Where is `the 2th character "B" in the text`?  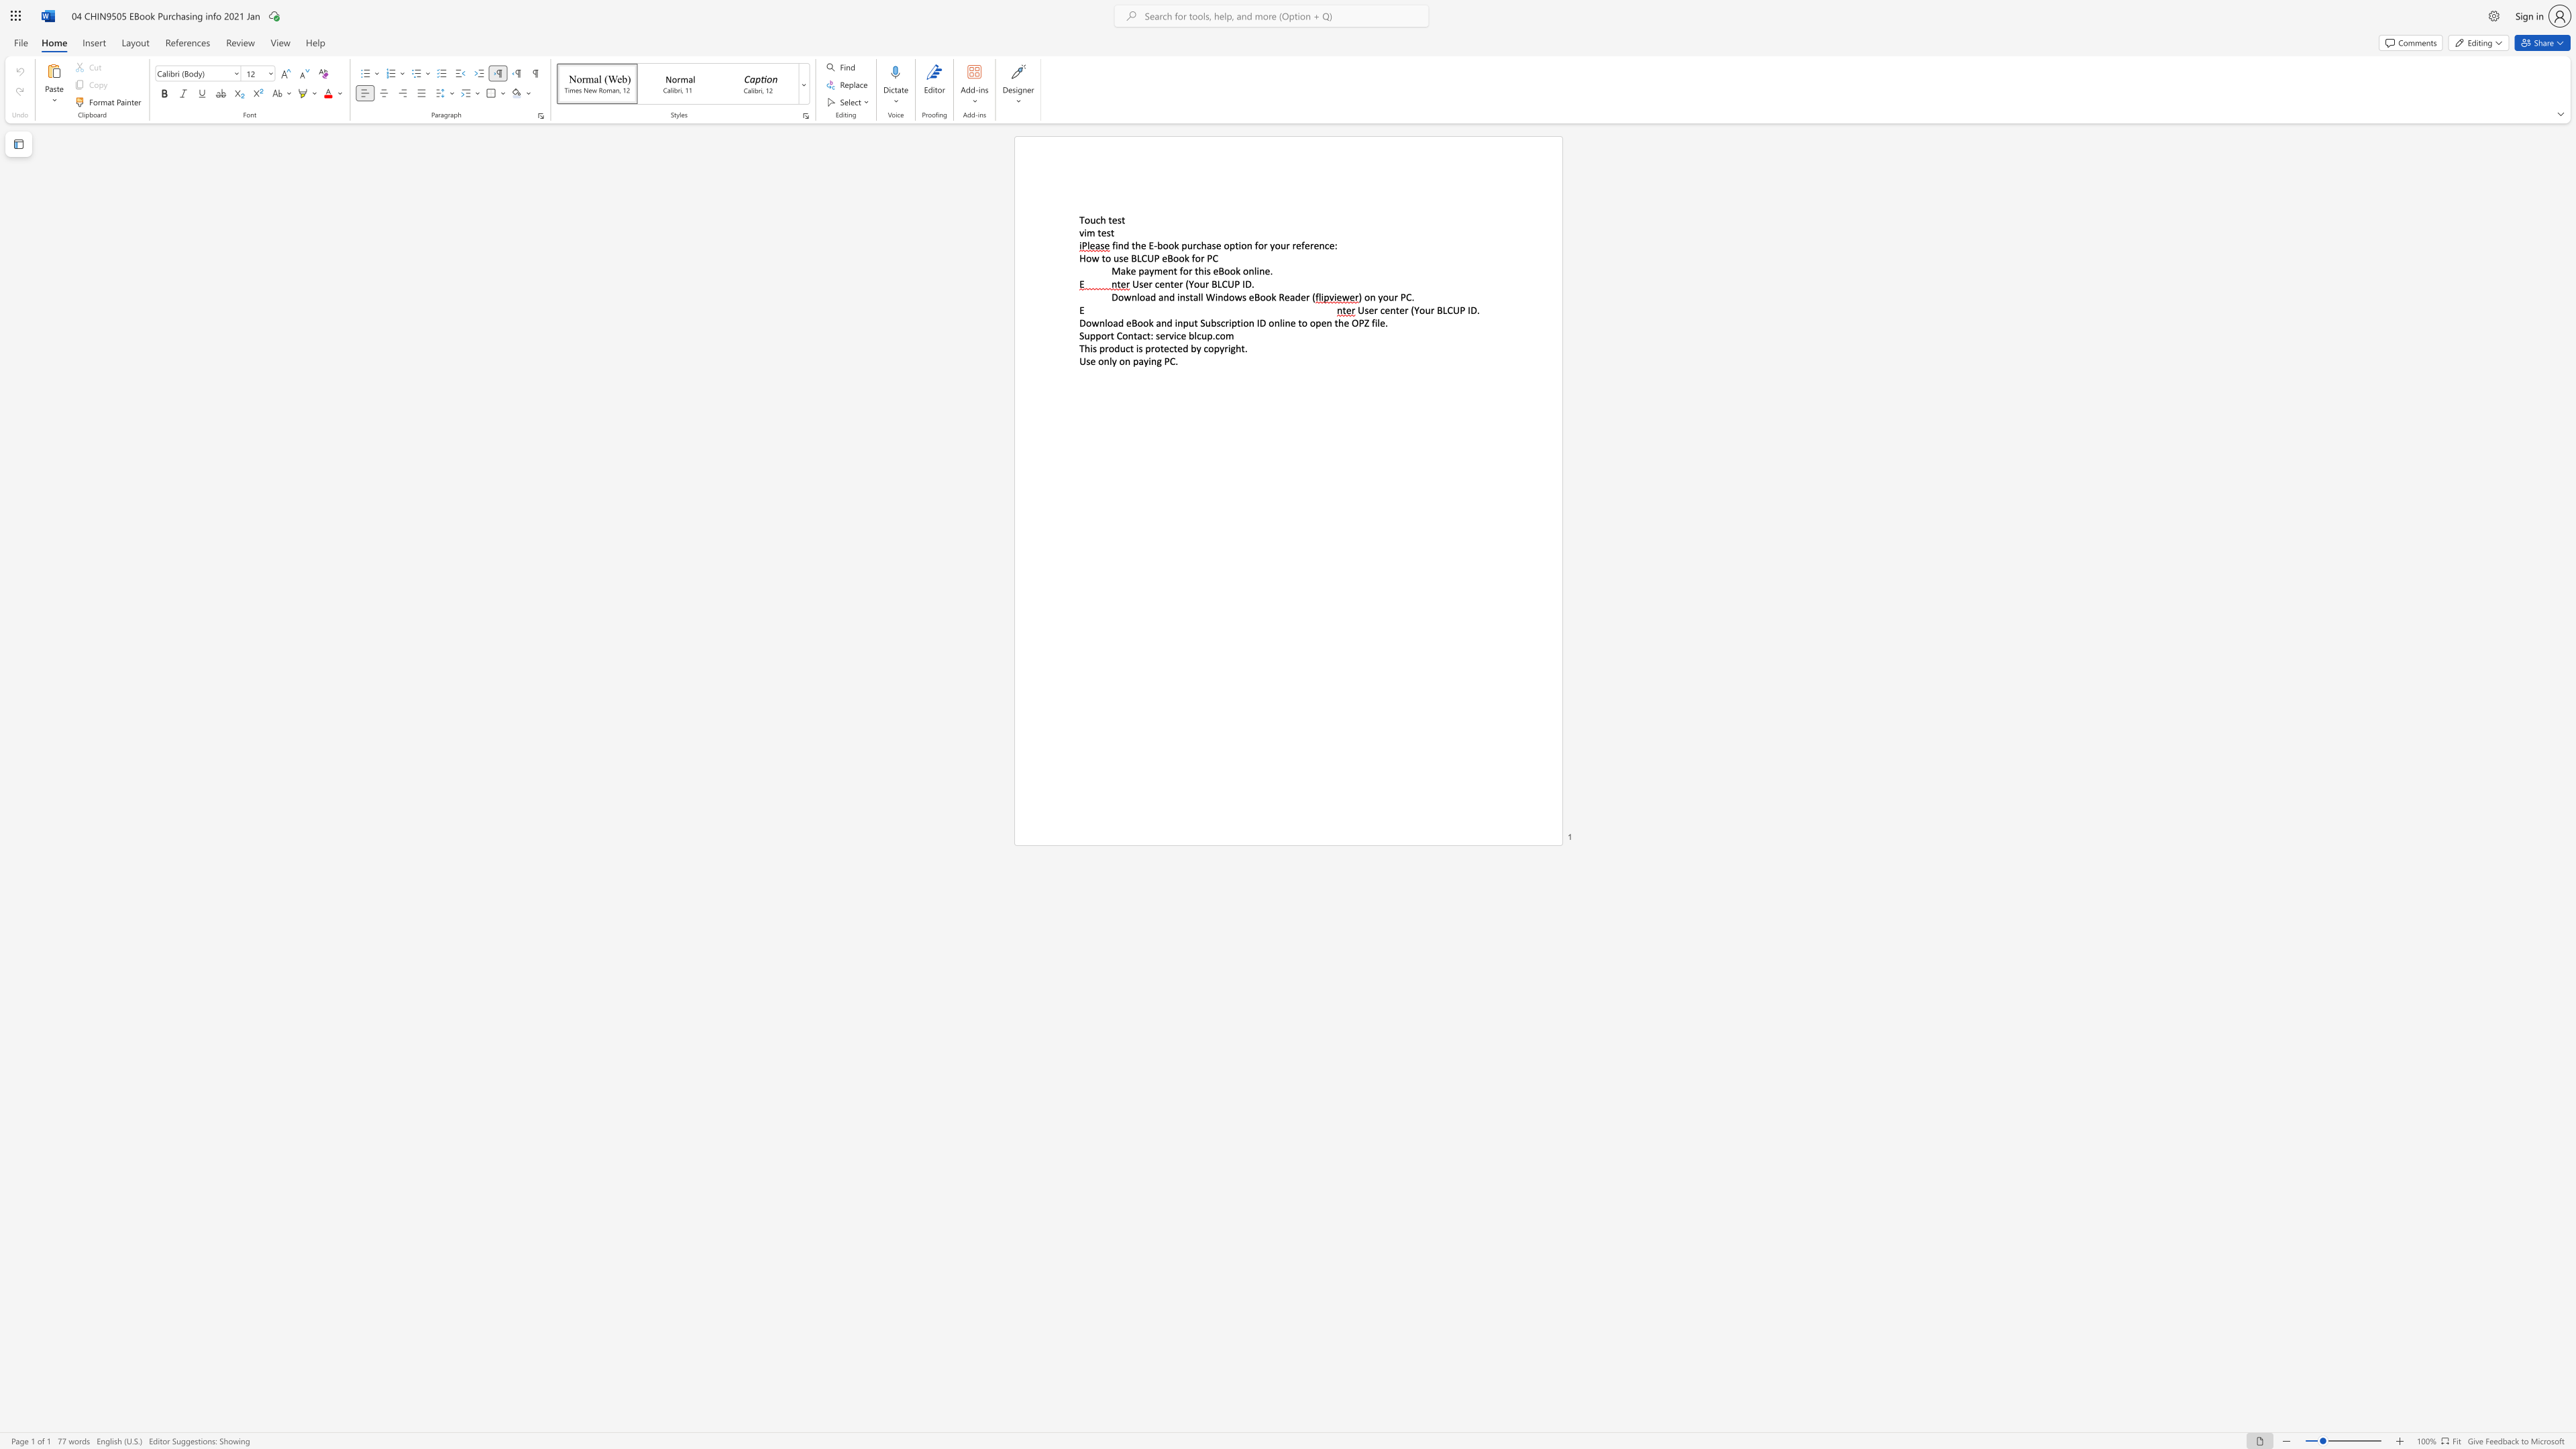 the 2th character "B" in the text is located at coordinates (1169, 258).